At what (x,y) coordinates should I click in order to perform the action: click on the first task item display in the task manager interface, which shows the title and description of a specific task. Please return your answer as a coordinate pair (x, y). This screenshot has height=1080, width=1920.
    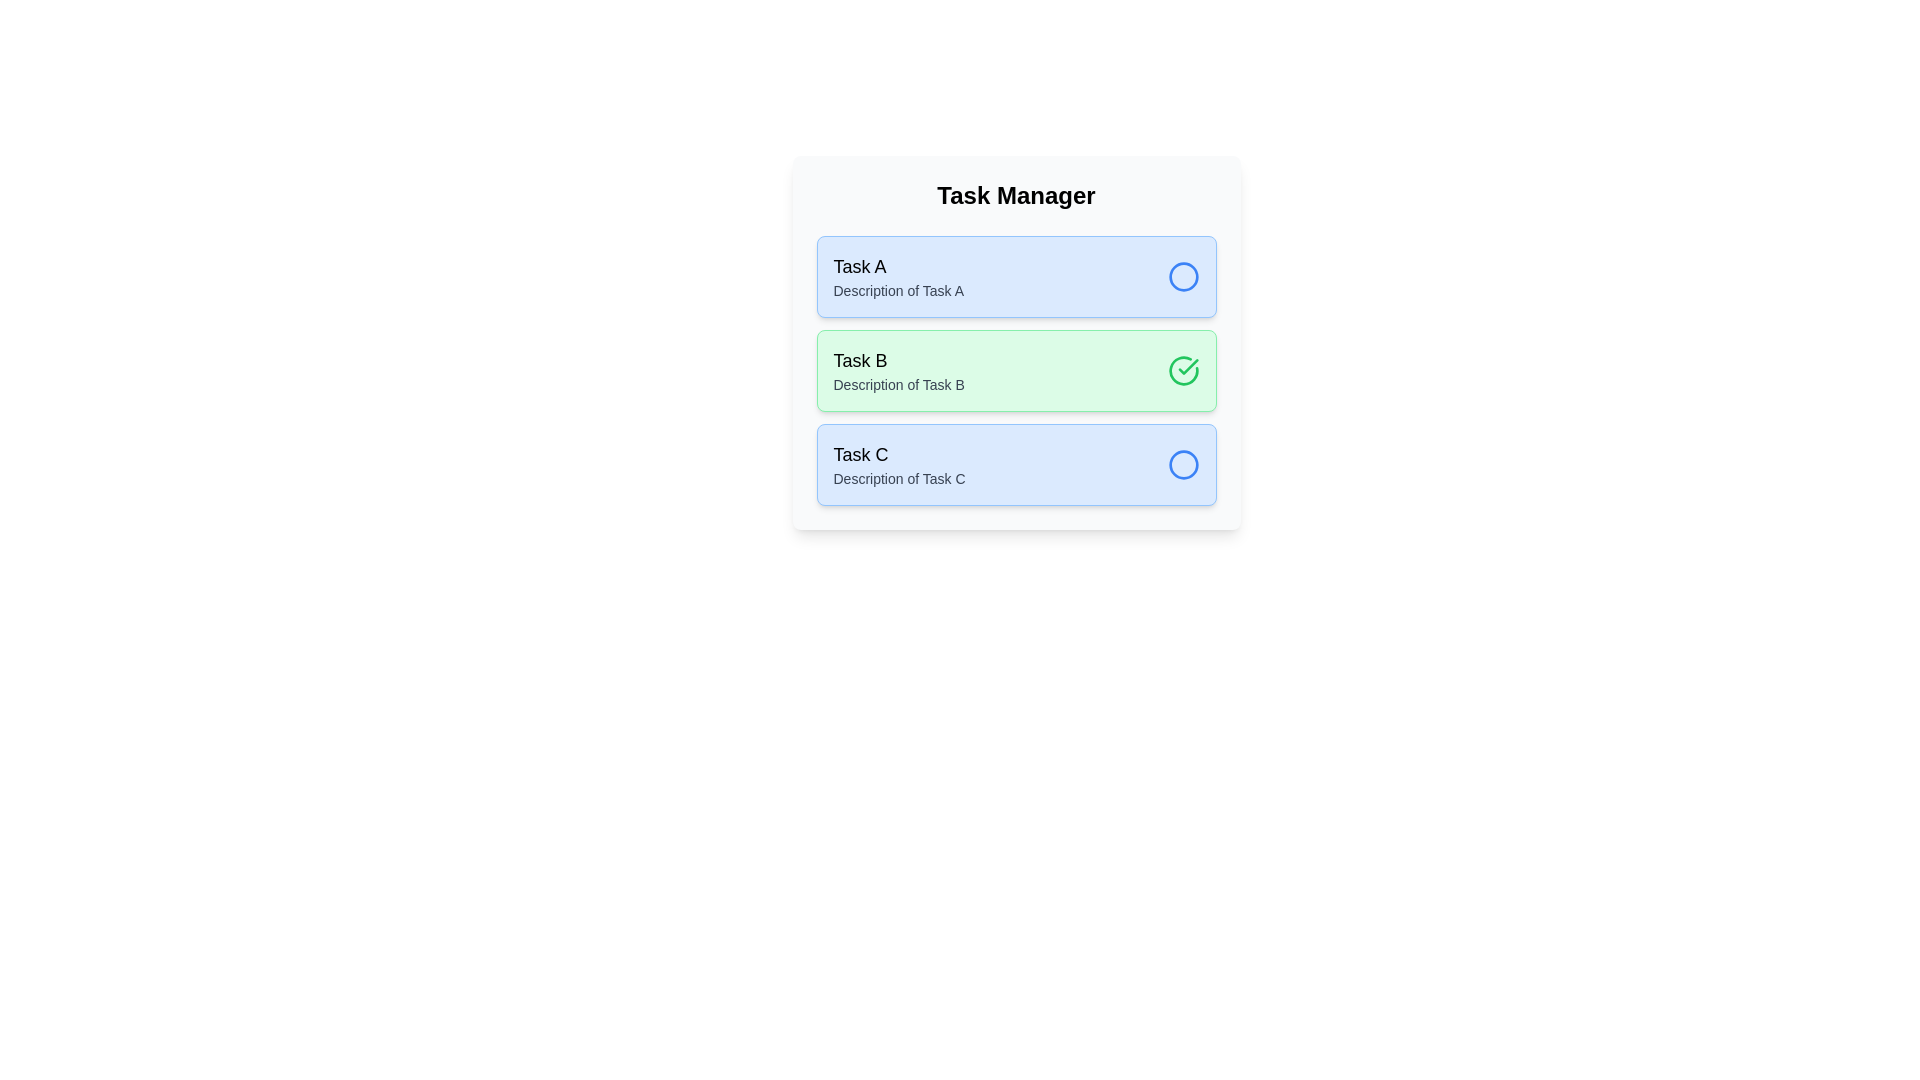
    Looking at the image, I should click on (897, 277).